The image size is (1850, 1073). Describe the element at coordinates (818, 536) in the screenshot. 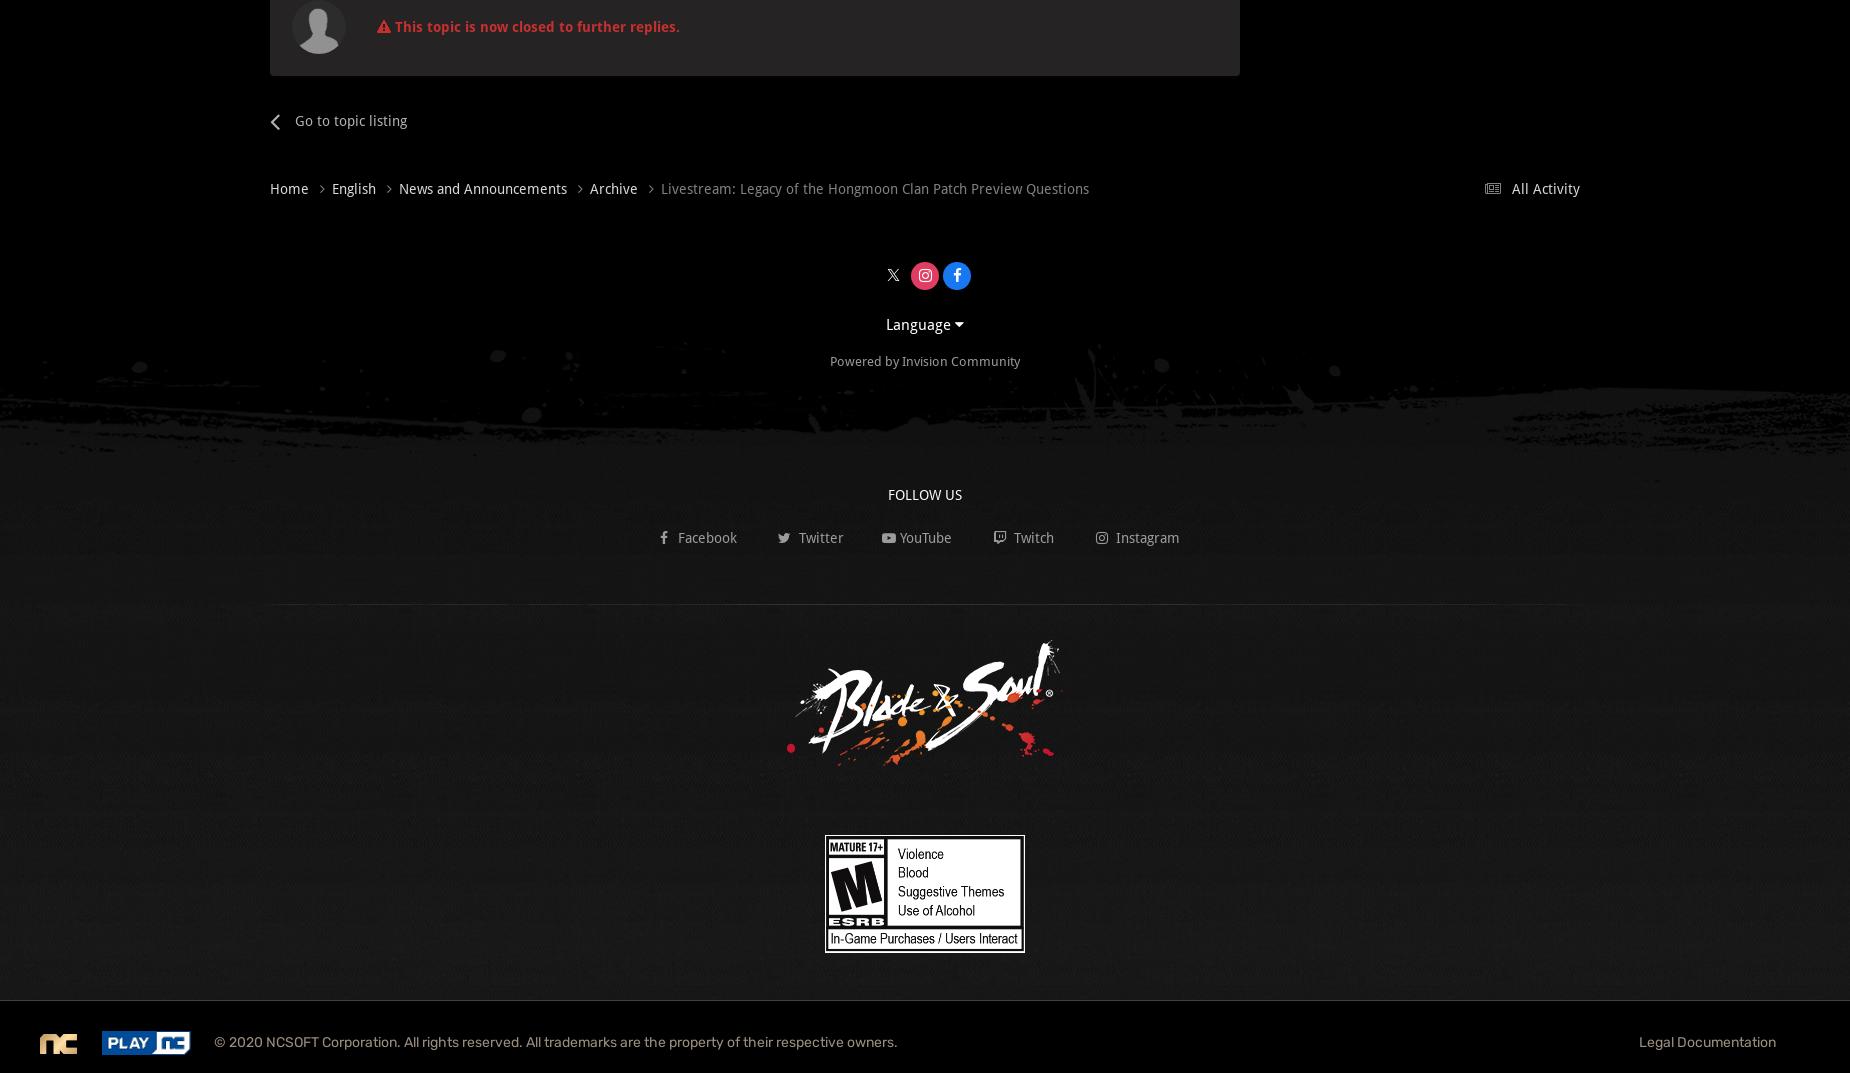

I see `'Twitter'` at that location.